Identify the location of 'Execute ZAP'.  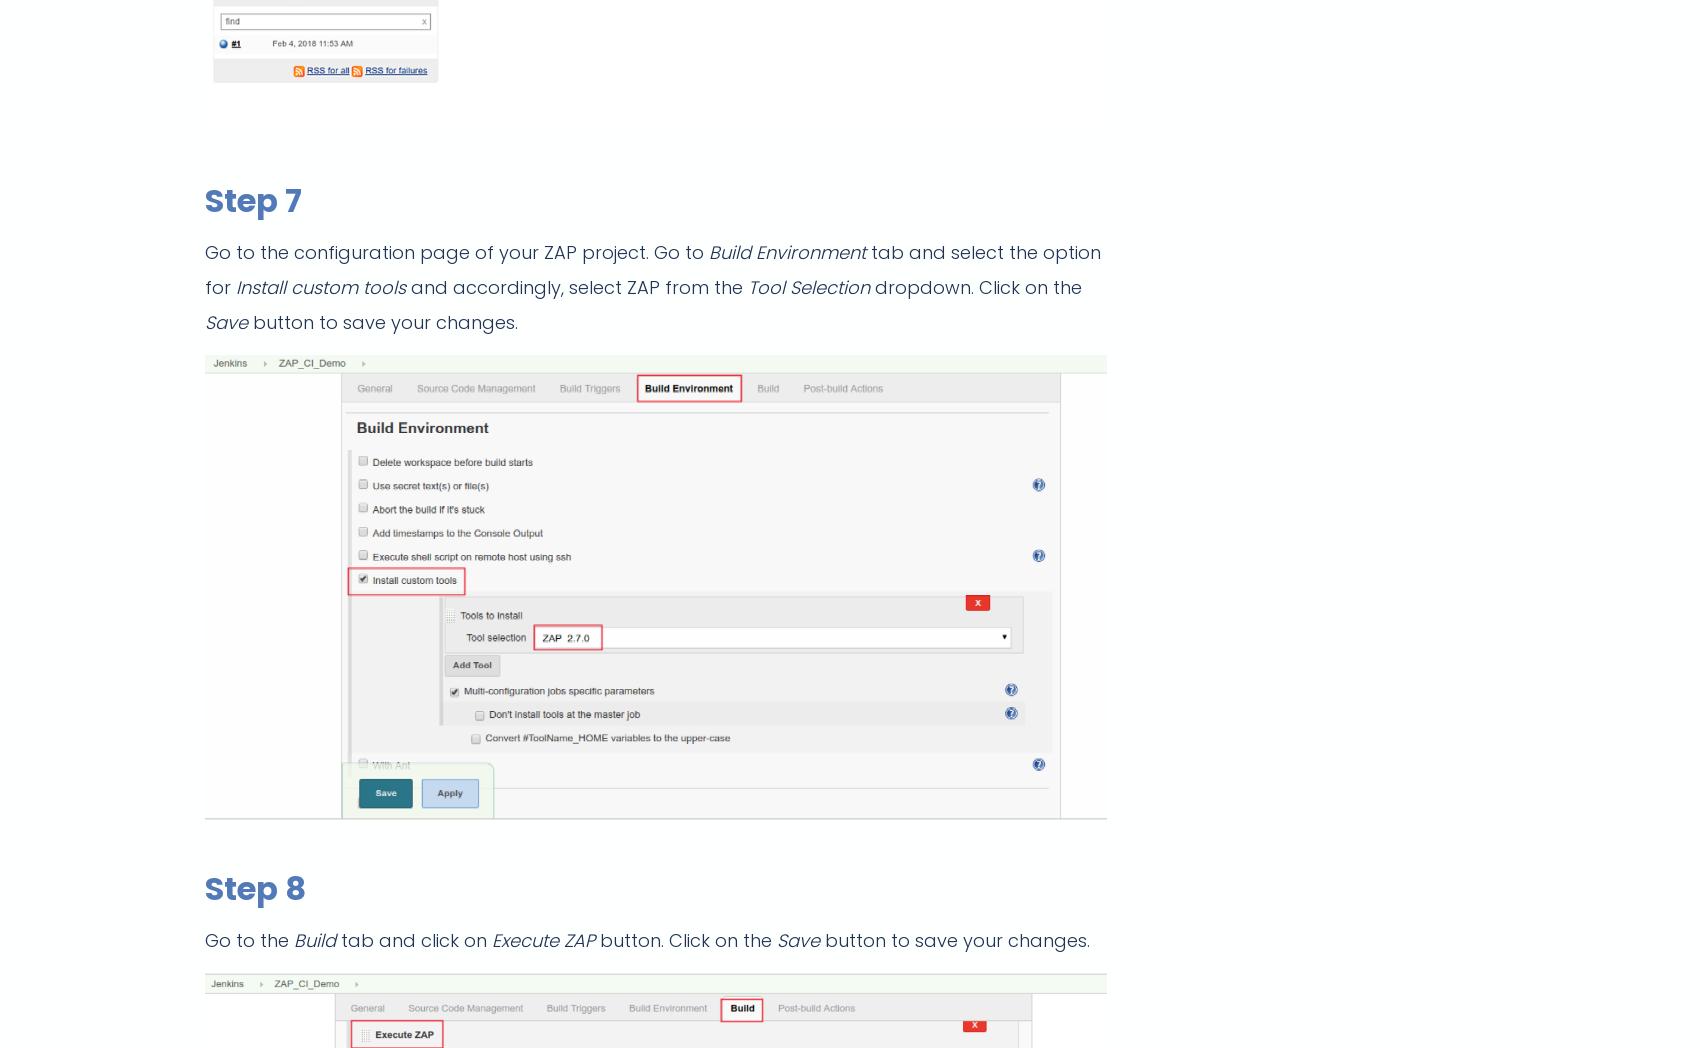
(545, 940).